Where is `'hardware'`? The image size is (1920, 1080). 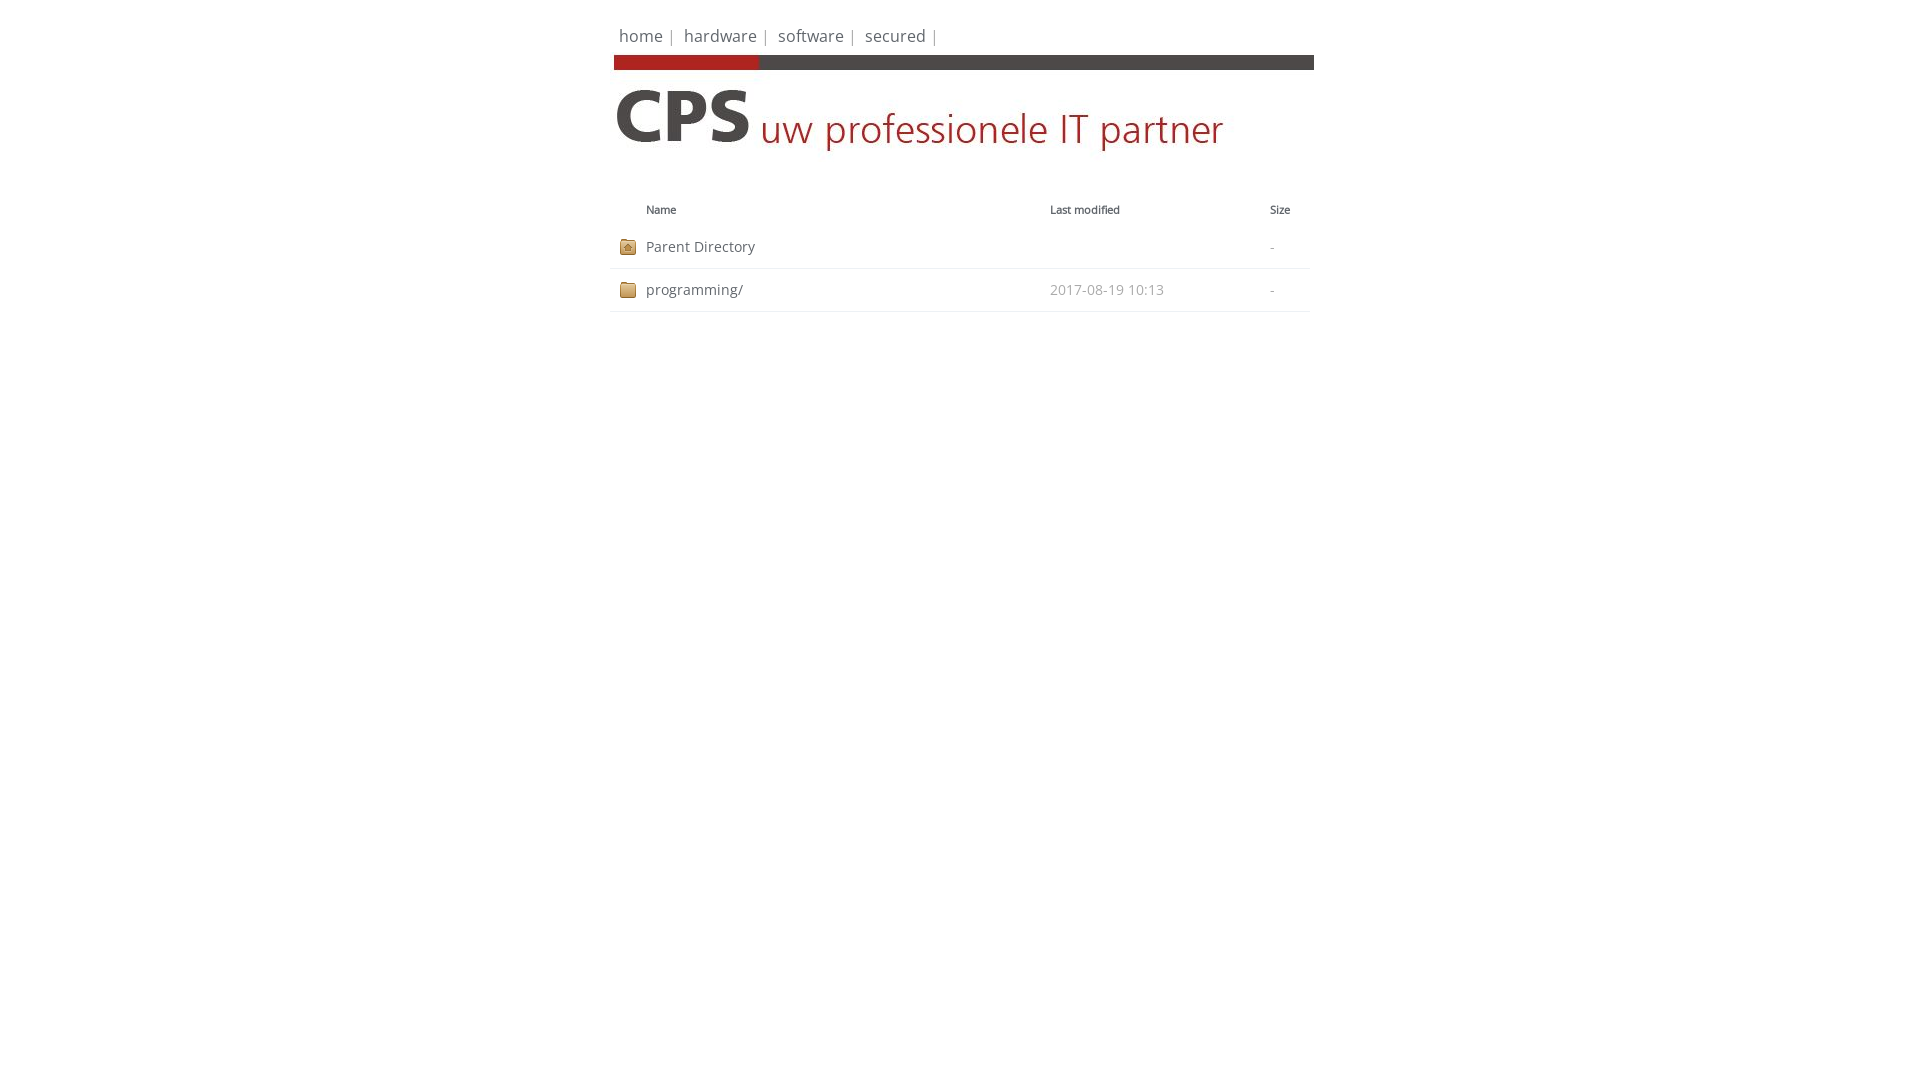 'hardware' is located at coordinates (720, 35).